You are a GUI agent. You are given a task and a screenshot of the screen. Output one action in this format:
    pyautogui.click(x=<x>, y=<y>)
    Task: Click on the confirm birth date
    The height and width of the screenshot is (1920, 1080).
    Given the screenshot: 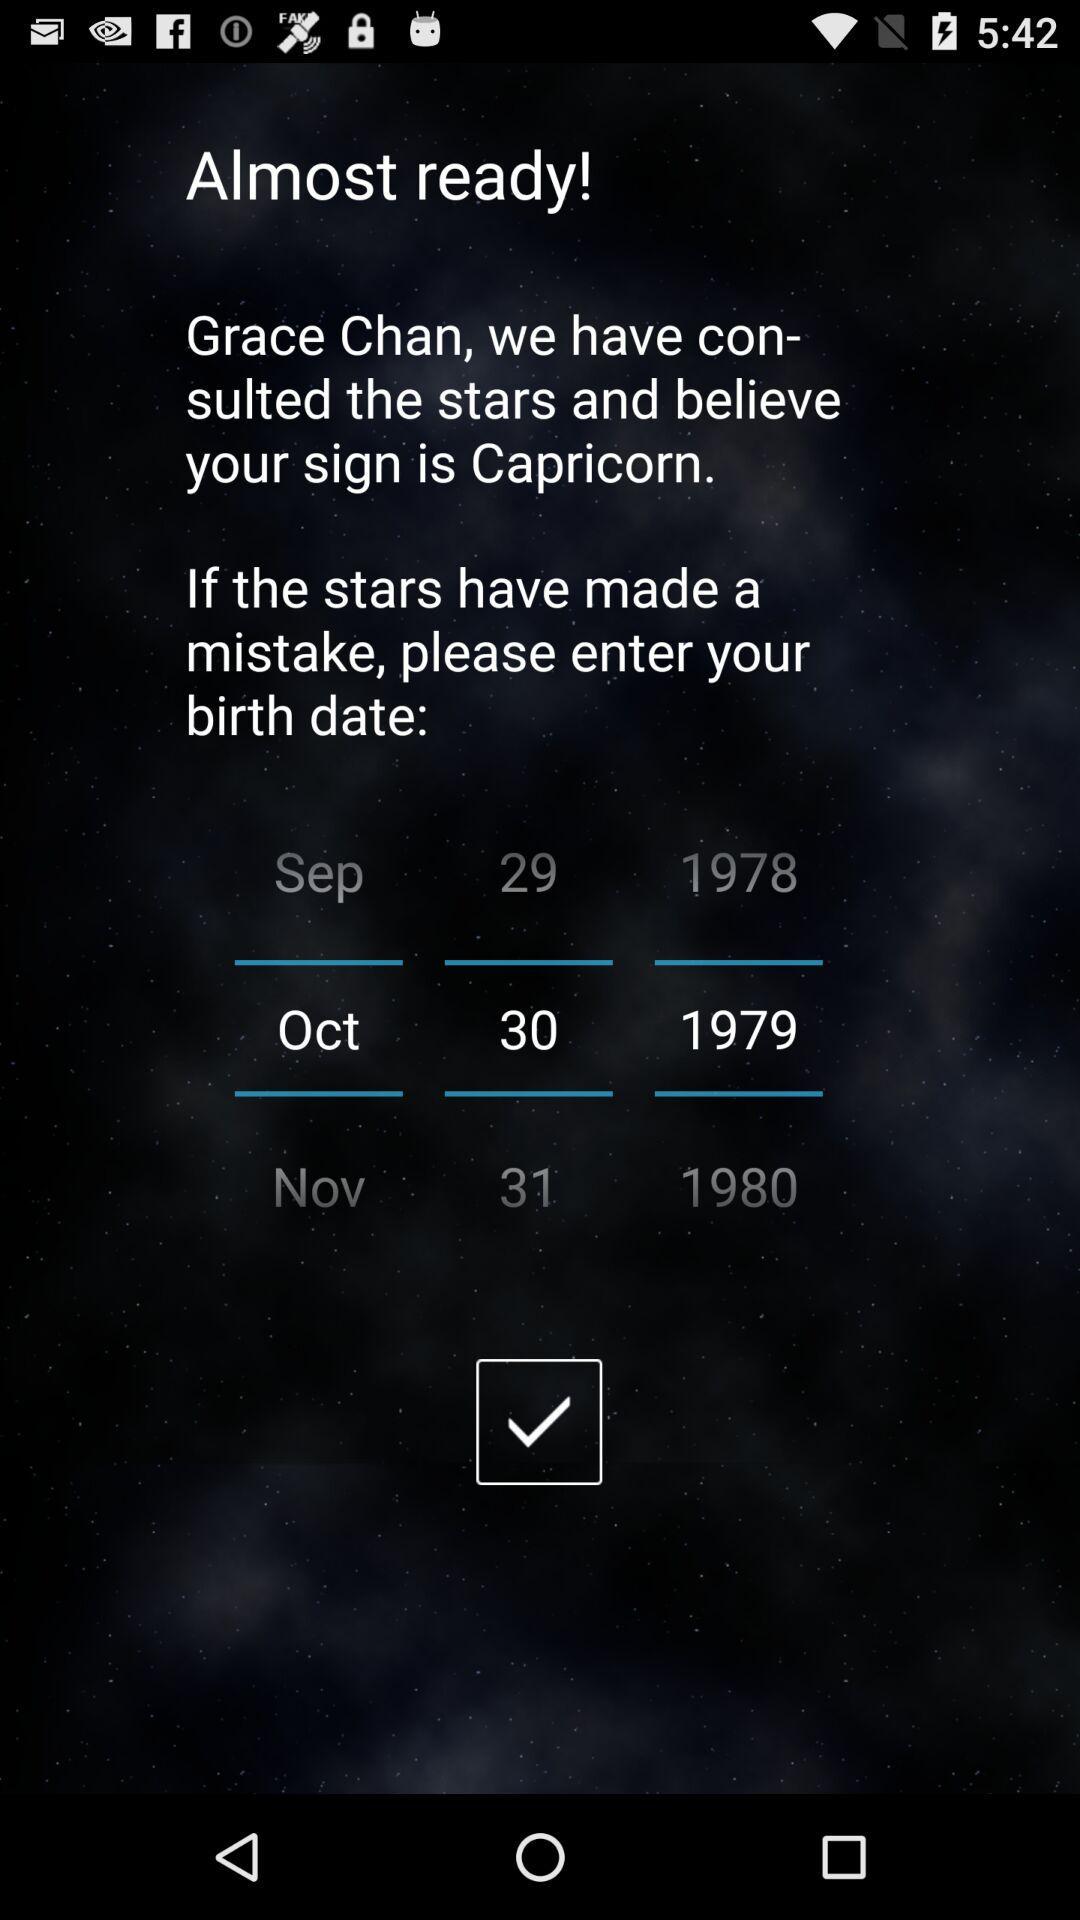 What is the action you would take?
    pyautogui.click(x=538, y=1420)
    